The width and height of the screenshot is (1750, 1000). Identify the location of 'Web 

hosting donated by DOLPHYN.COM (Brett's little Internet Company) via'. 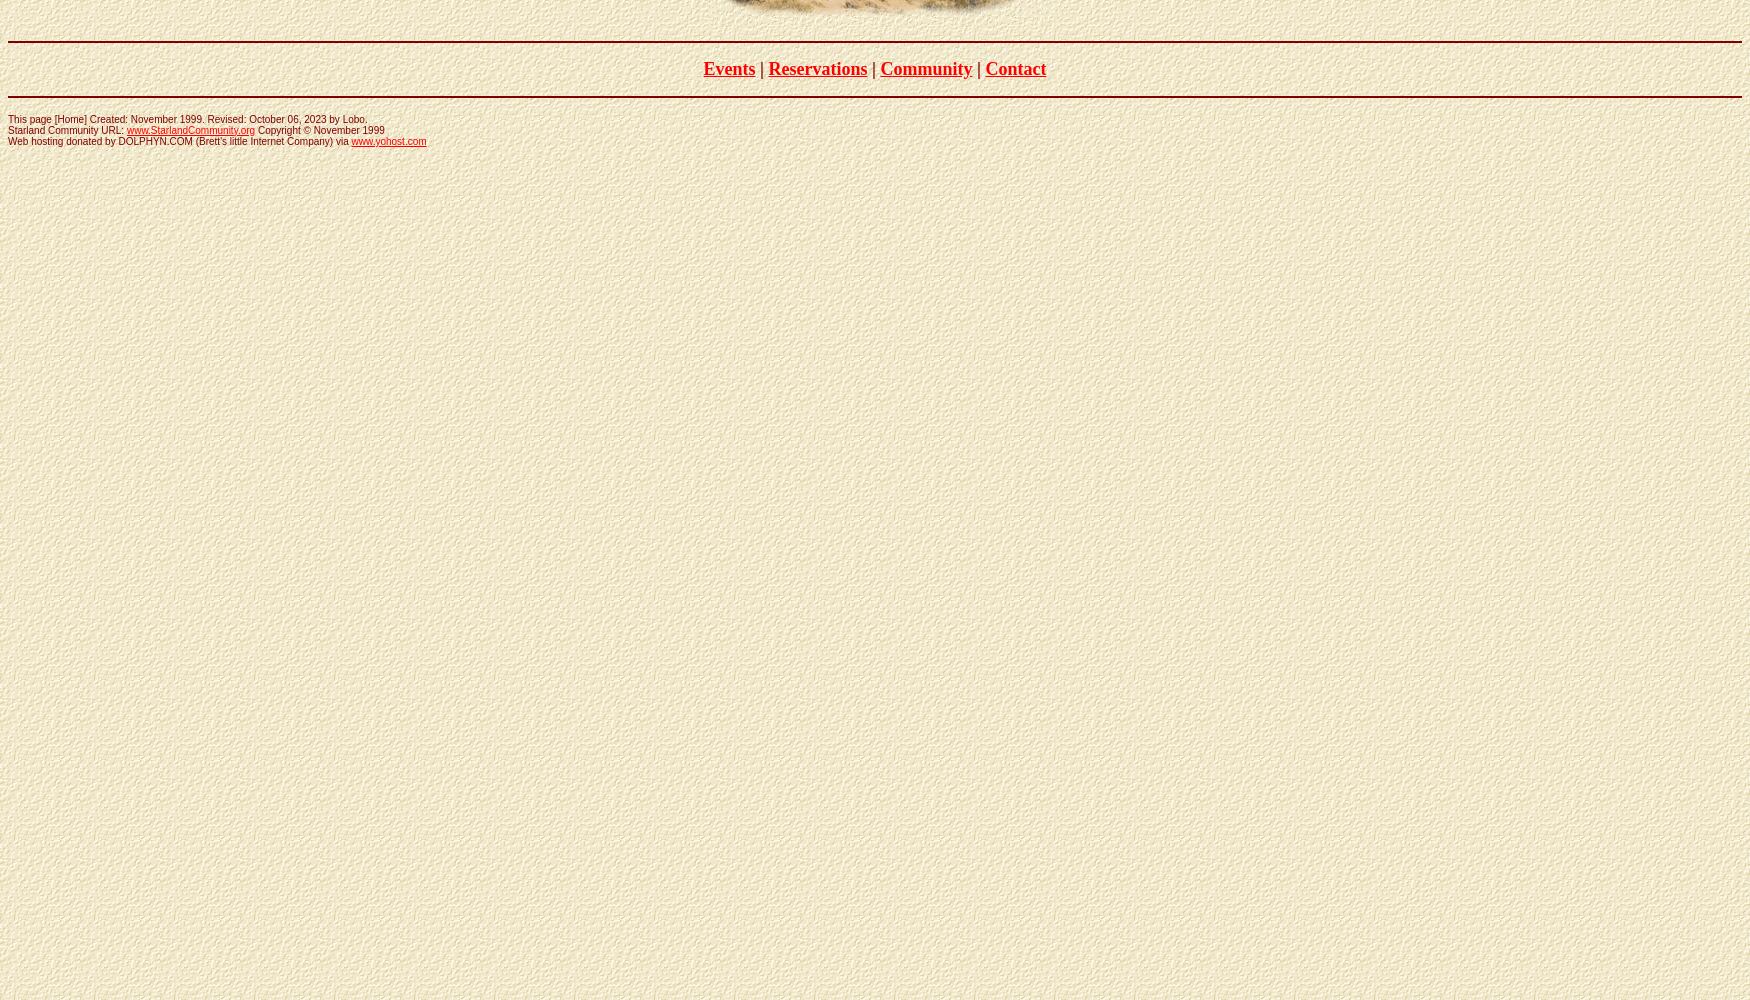
(178, 140).